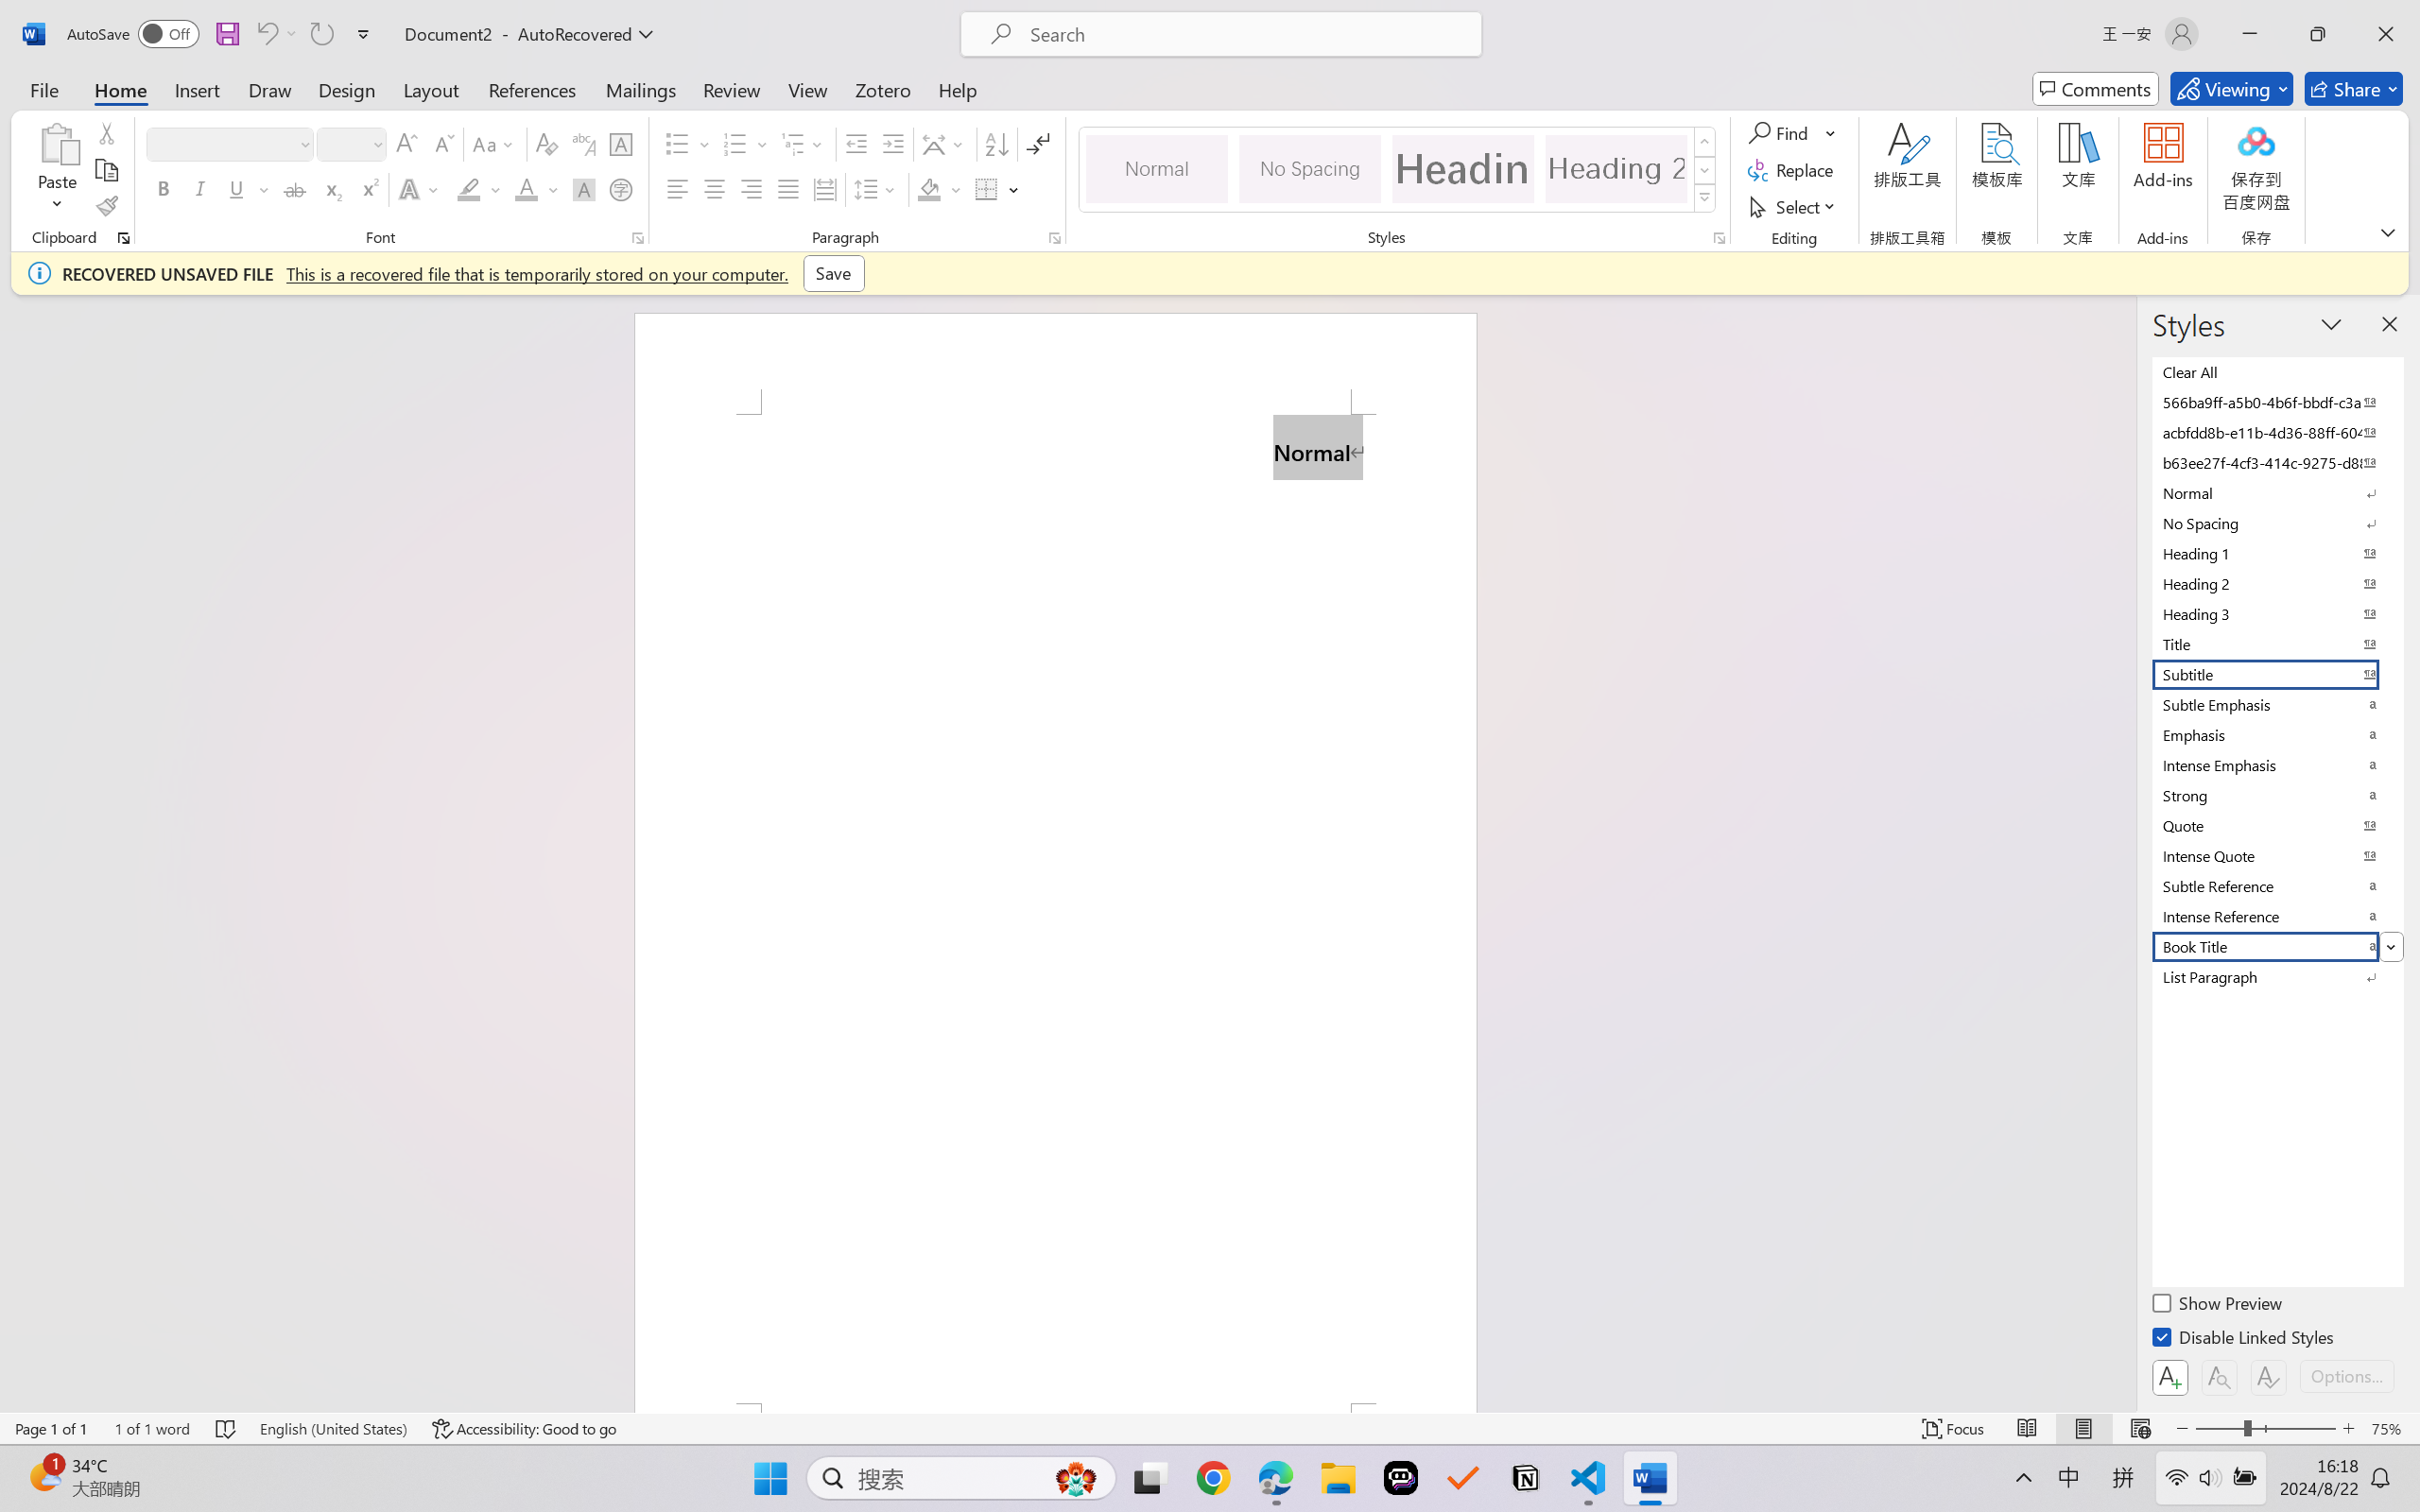 This screenshot has width=2420, height=1512. I want to click on 'Increase Indent', so click(892, 144).